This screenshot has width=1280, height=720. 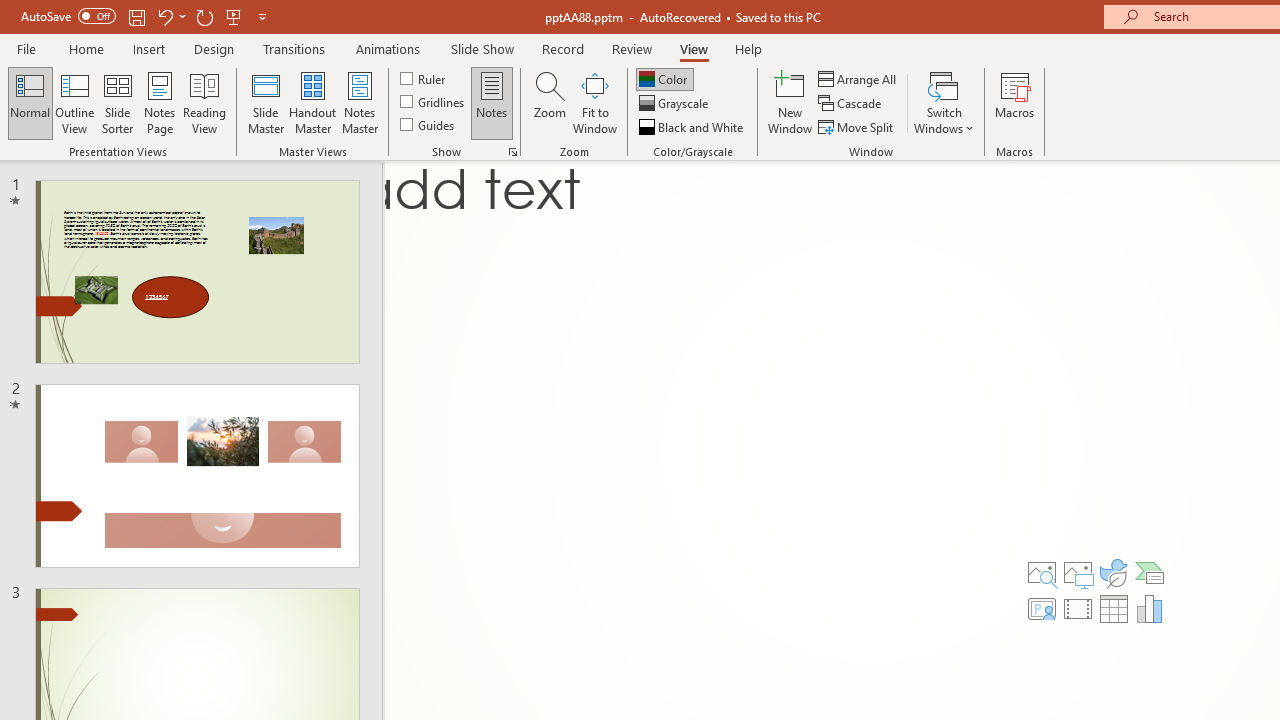 I want to click on 'Insert Cameo', so click(x=1041, y=608).